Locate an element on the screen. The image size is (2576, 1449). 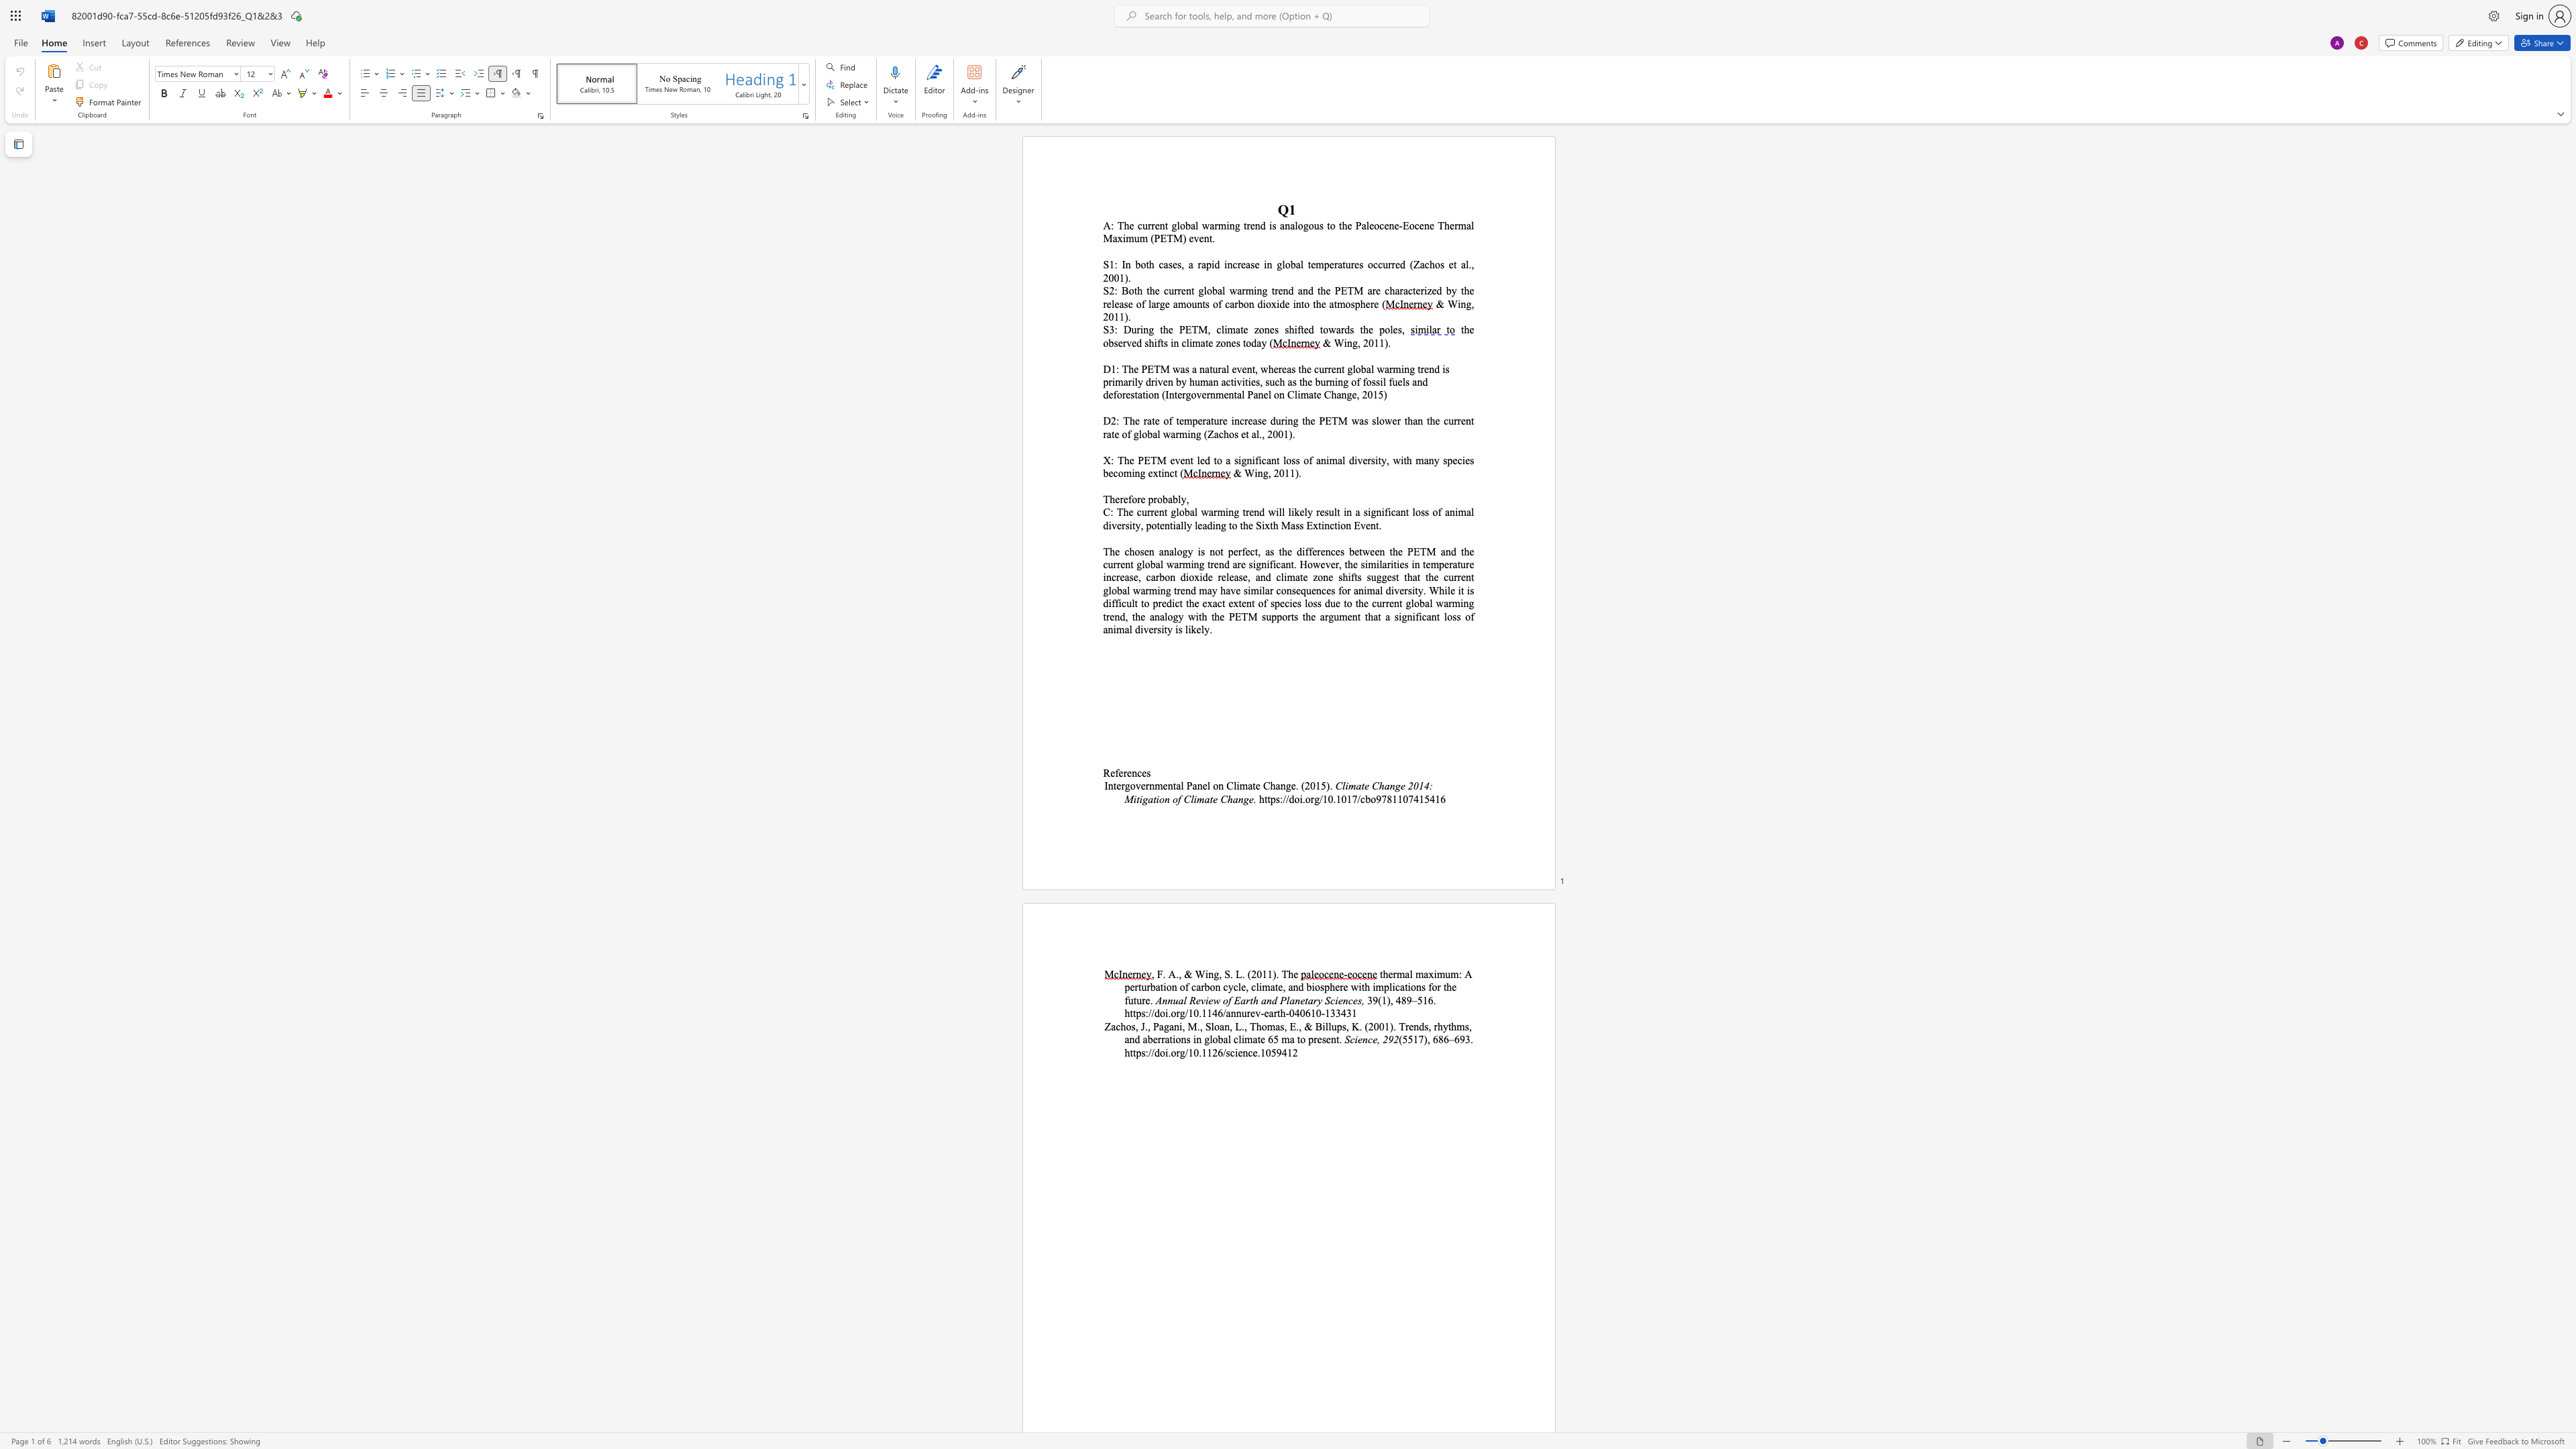
the 3th character "," in the text is located at coordinates (1220, 974).